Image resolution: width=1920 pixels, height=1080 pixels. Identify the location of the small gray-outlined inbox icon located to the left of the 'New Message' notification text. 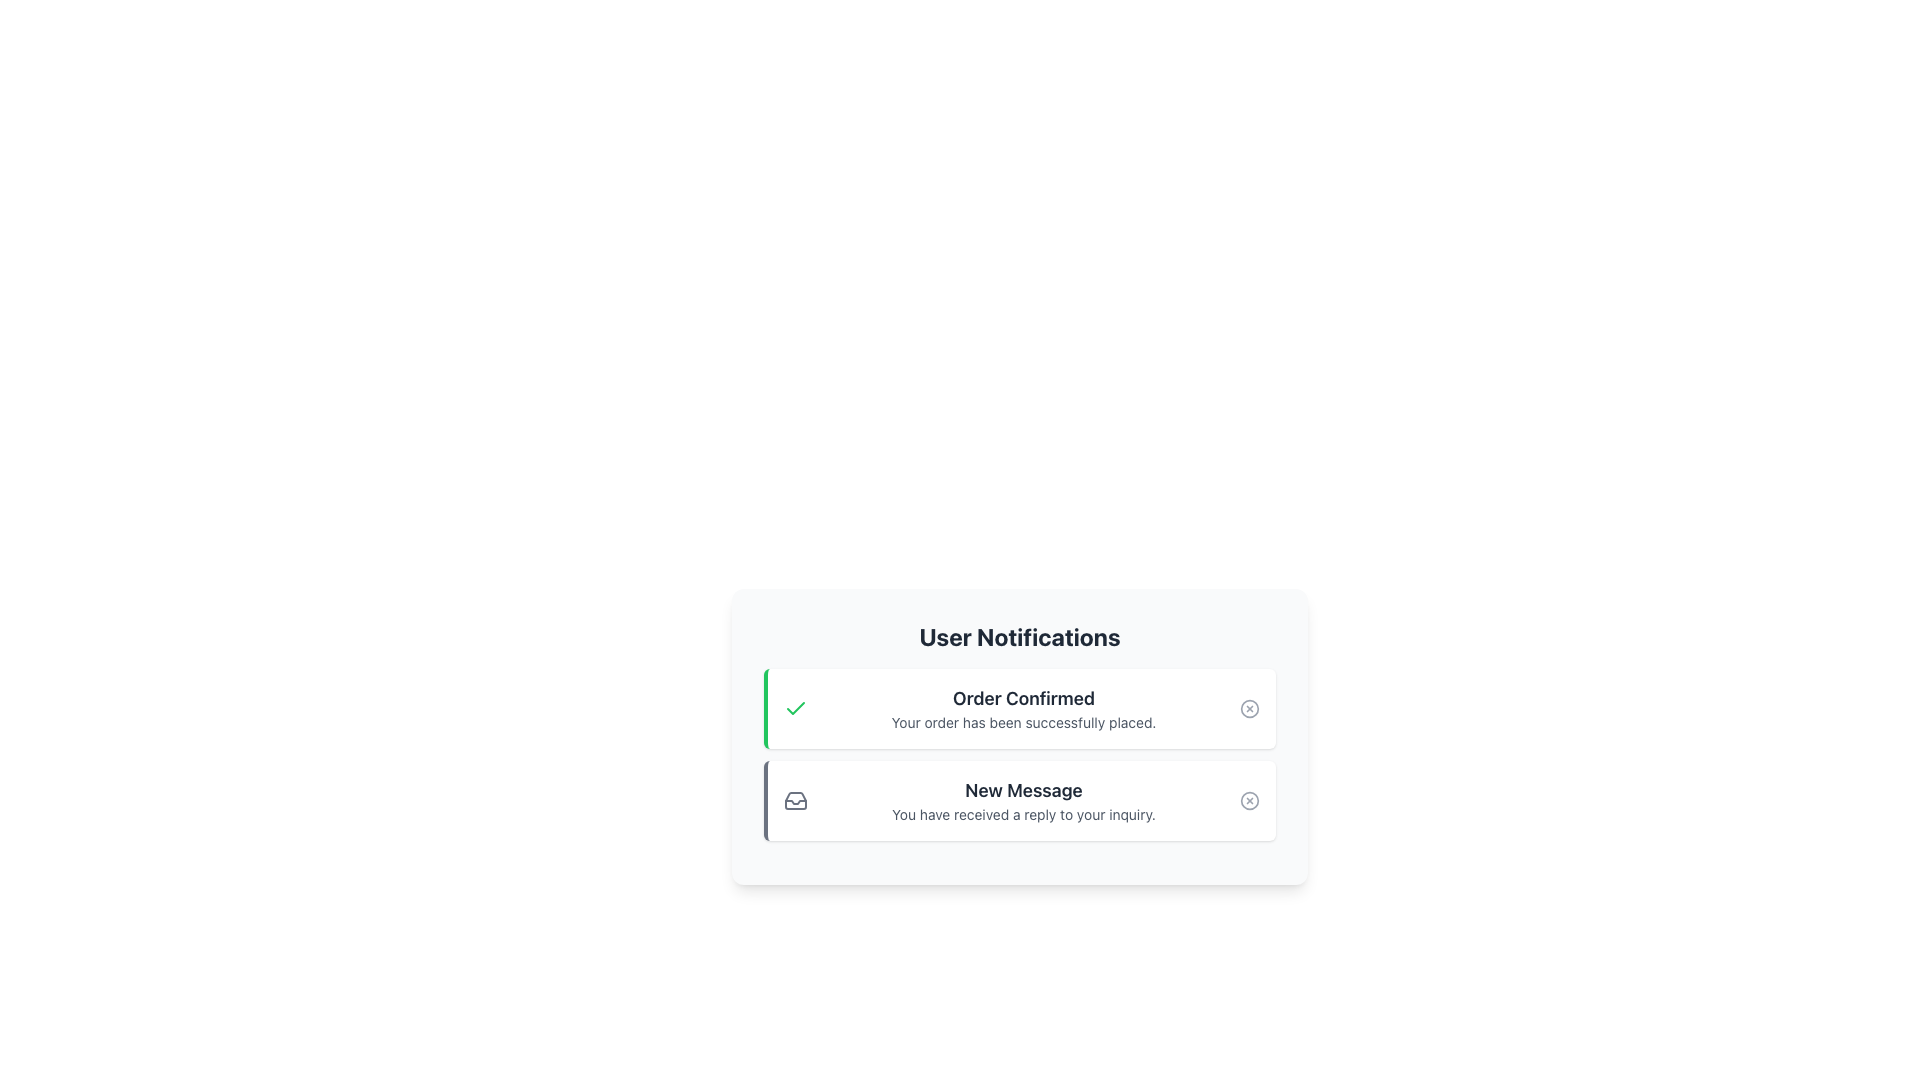
(795, 800).